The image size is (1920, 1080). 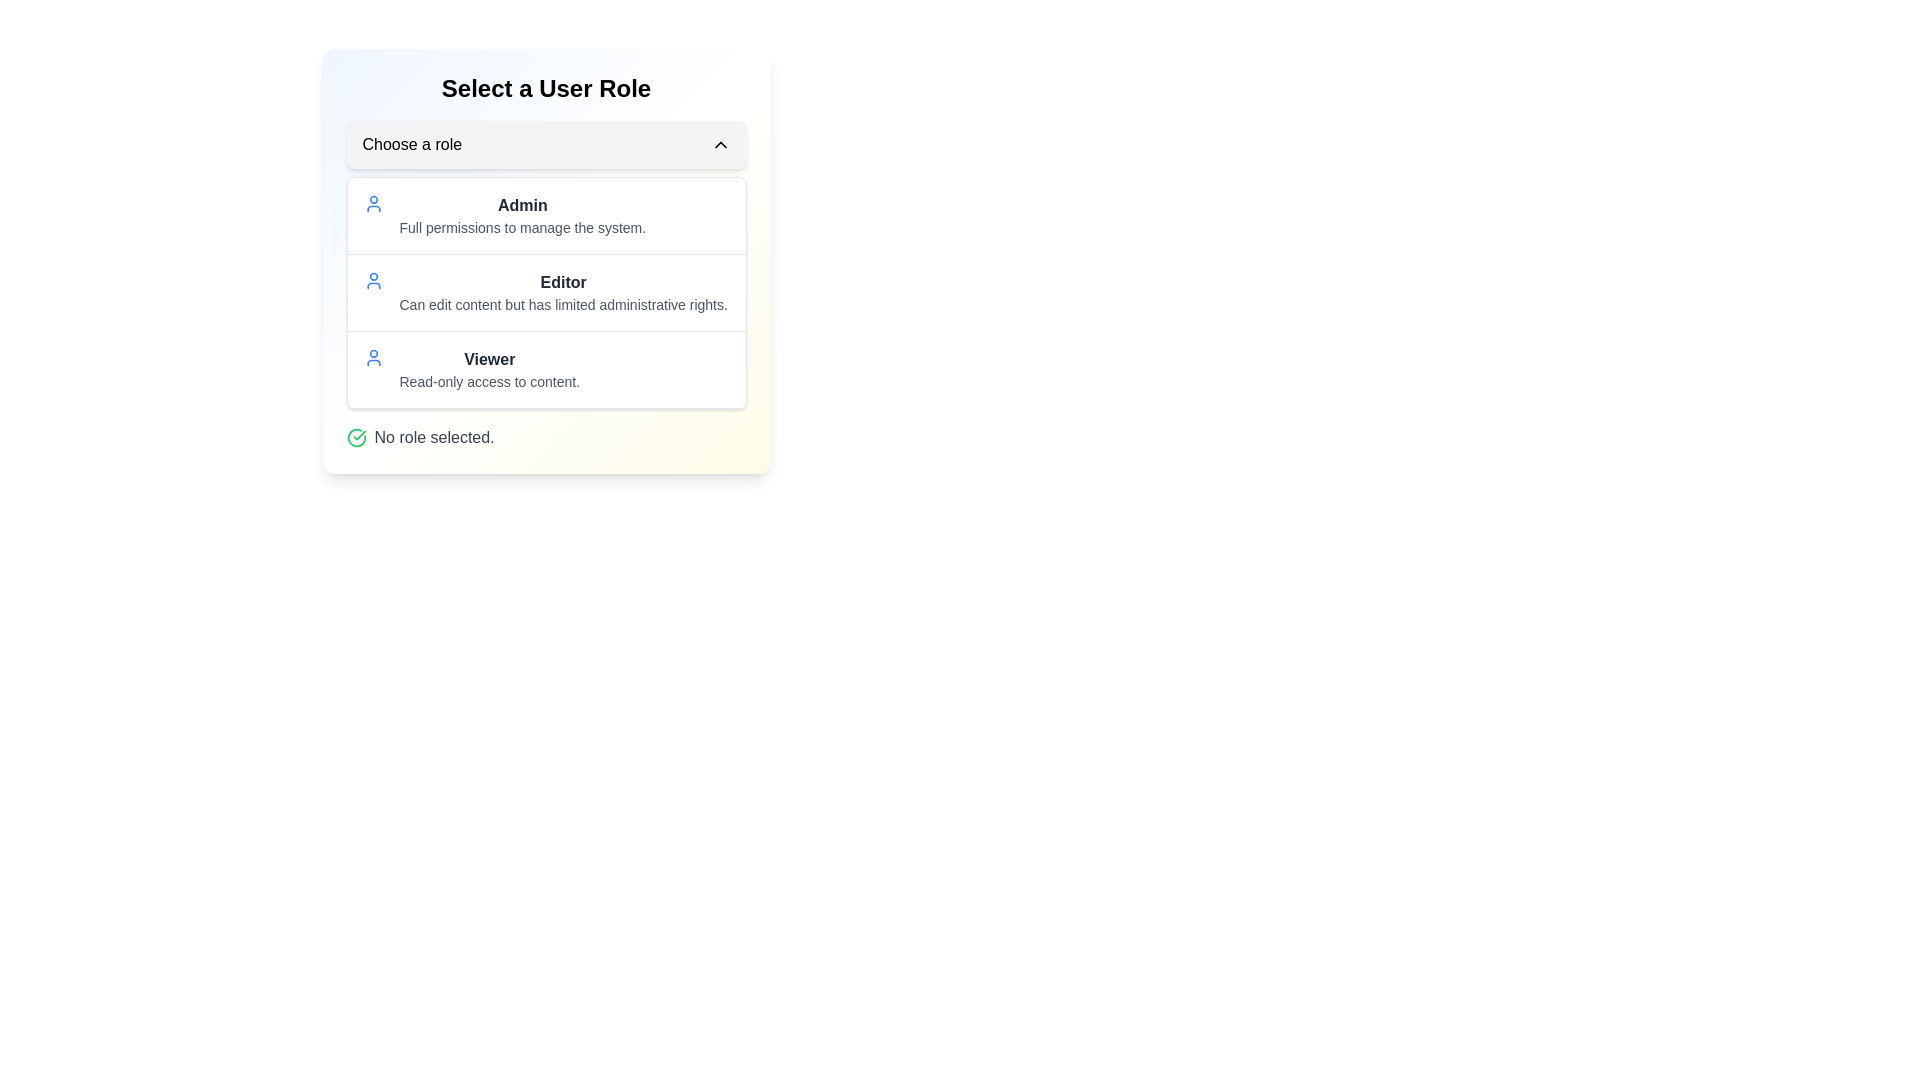 What do you see at coordinates (720, 144) in the screenshot?
I see `the upward chevron icon` at bounding box center [720, 144].